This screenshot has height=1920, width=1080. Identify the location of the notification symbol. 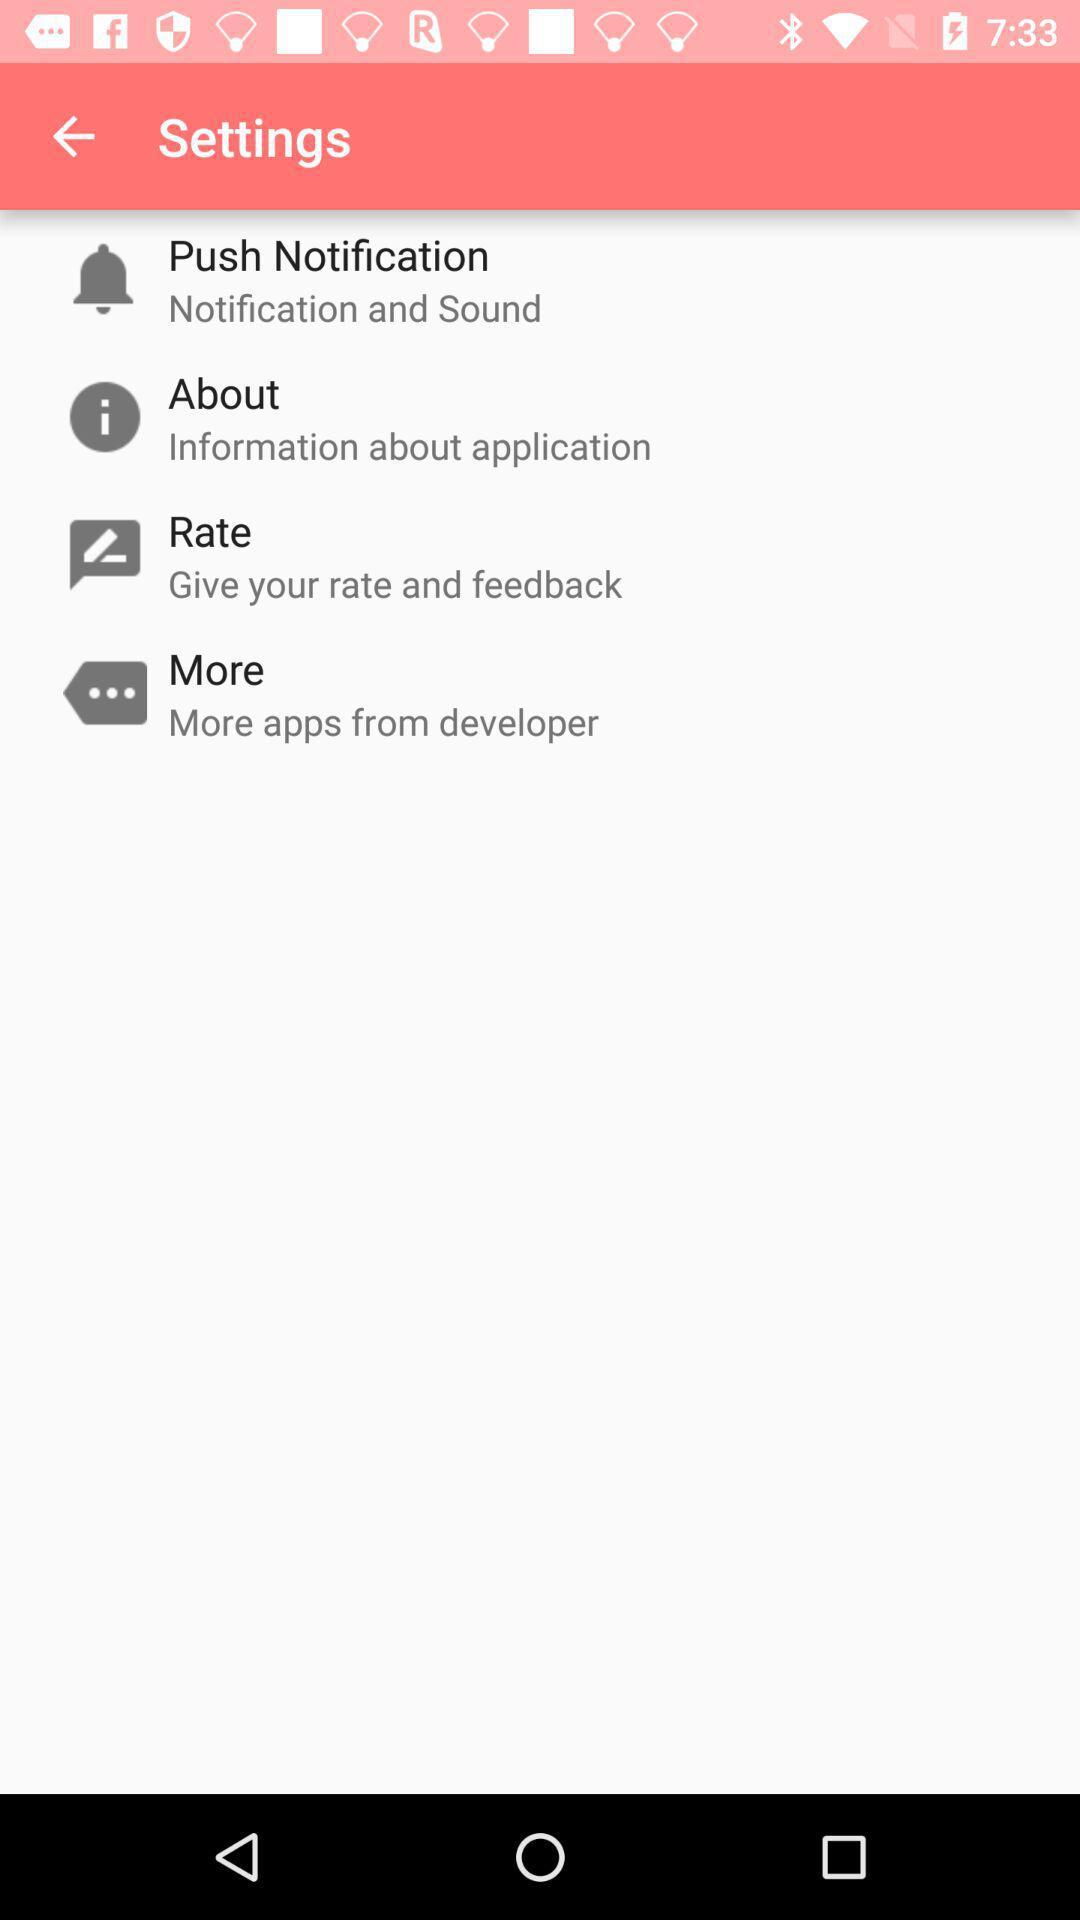
(104, 277).